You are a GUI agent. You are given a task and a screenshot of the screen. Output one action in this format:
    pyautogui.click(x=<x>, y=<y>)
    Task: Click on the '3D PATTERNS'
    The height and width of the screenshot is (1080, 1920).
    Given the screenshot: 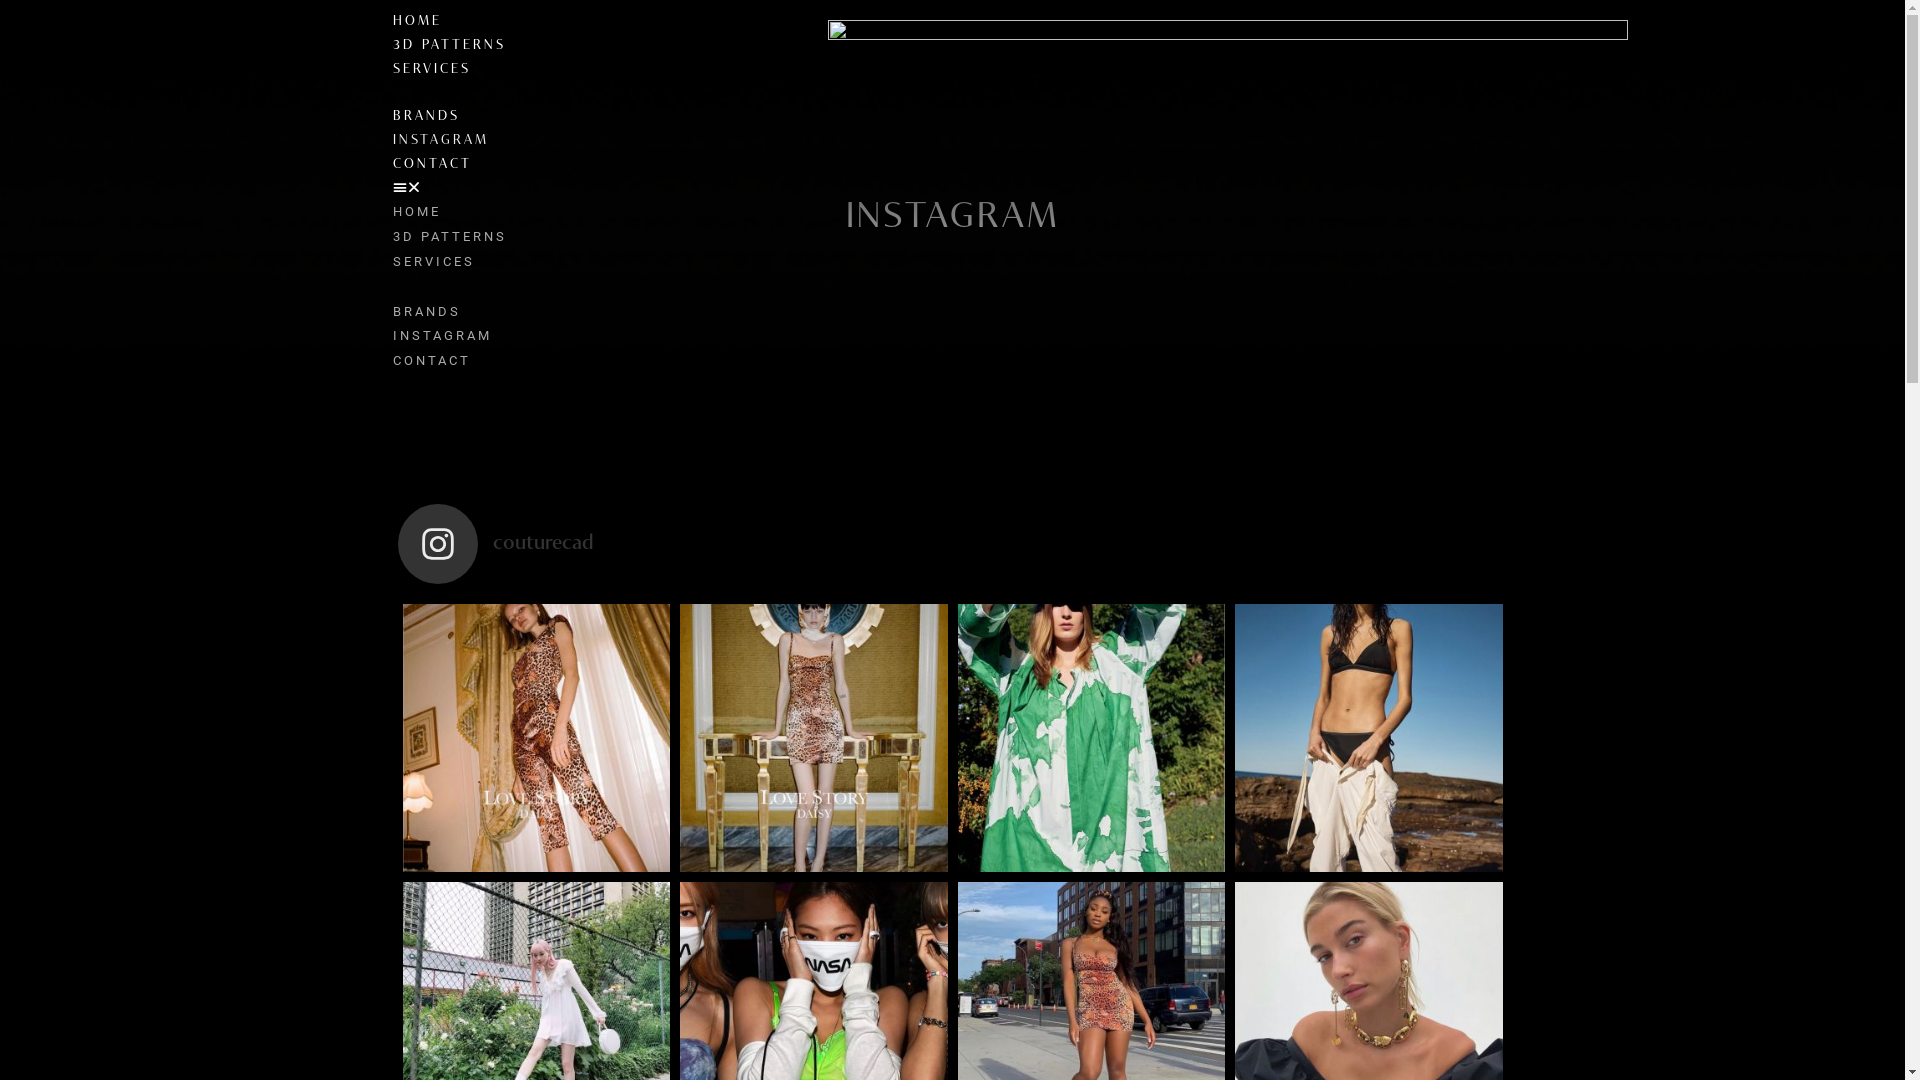 What is the action you would take?
    pyautogui.click(x=448, y=235)
    